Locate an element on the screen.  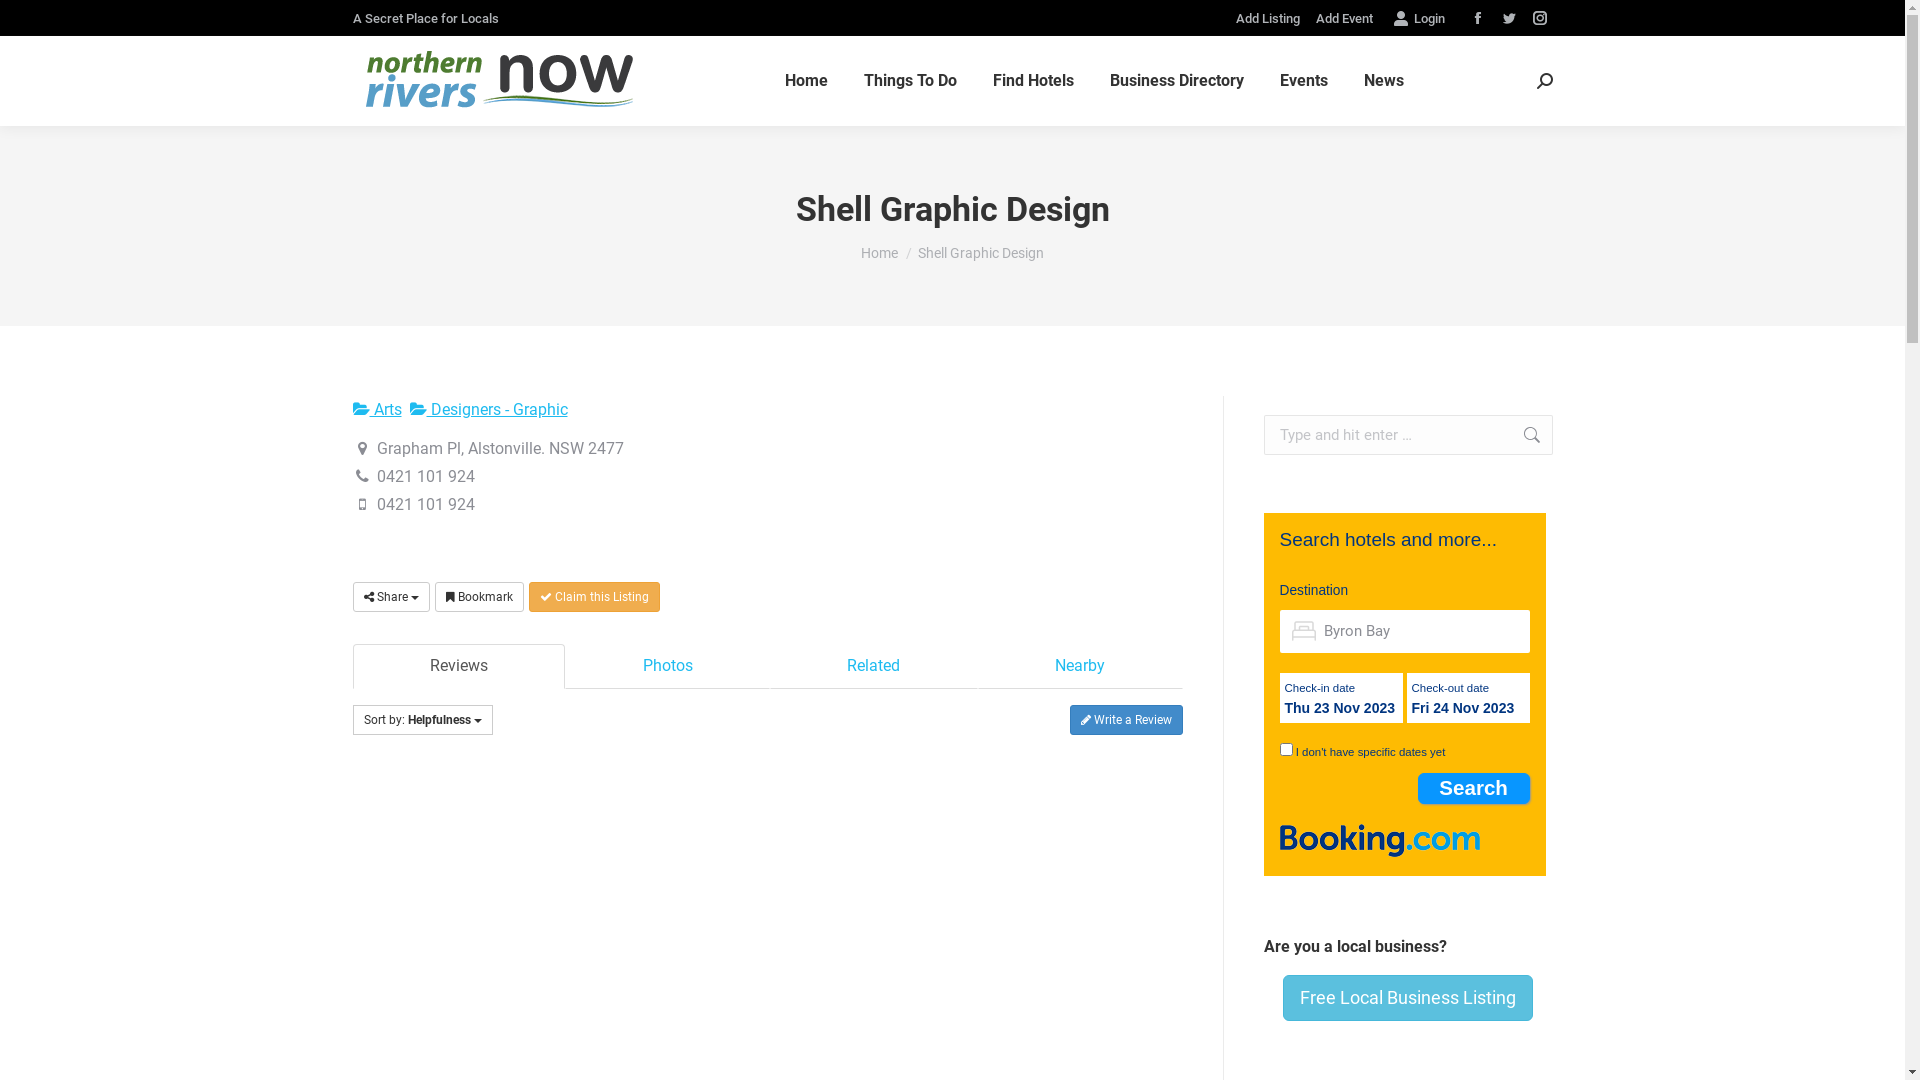
'Bookmark' is located at coordinates (477, 596).